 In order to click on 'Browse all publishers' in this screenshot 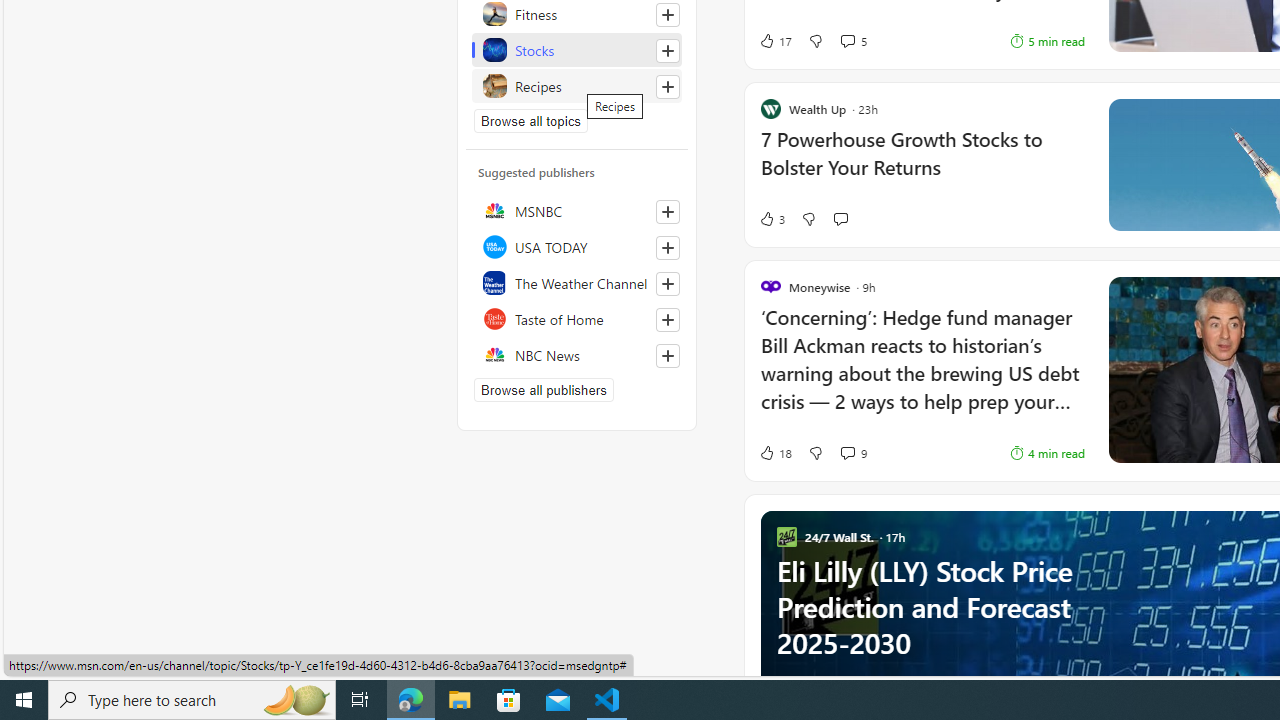, I will do `click(544, 389)`.